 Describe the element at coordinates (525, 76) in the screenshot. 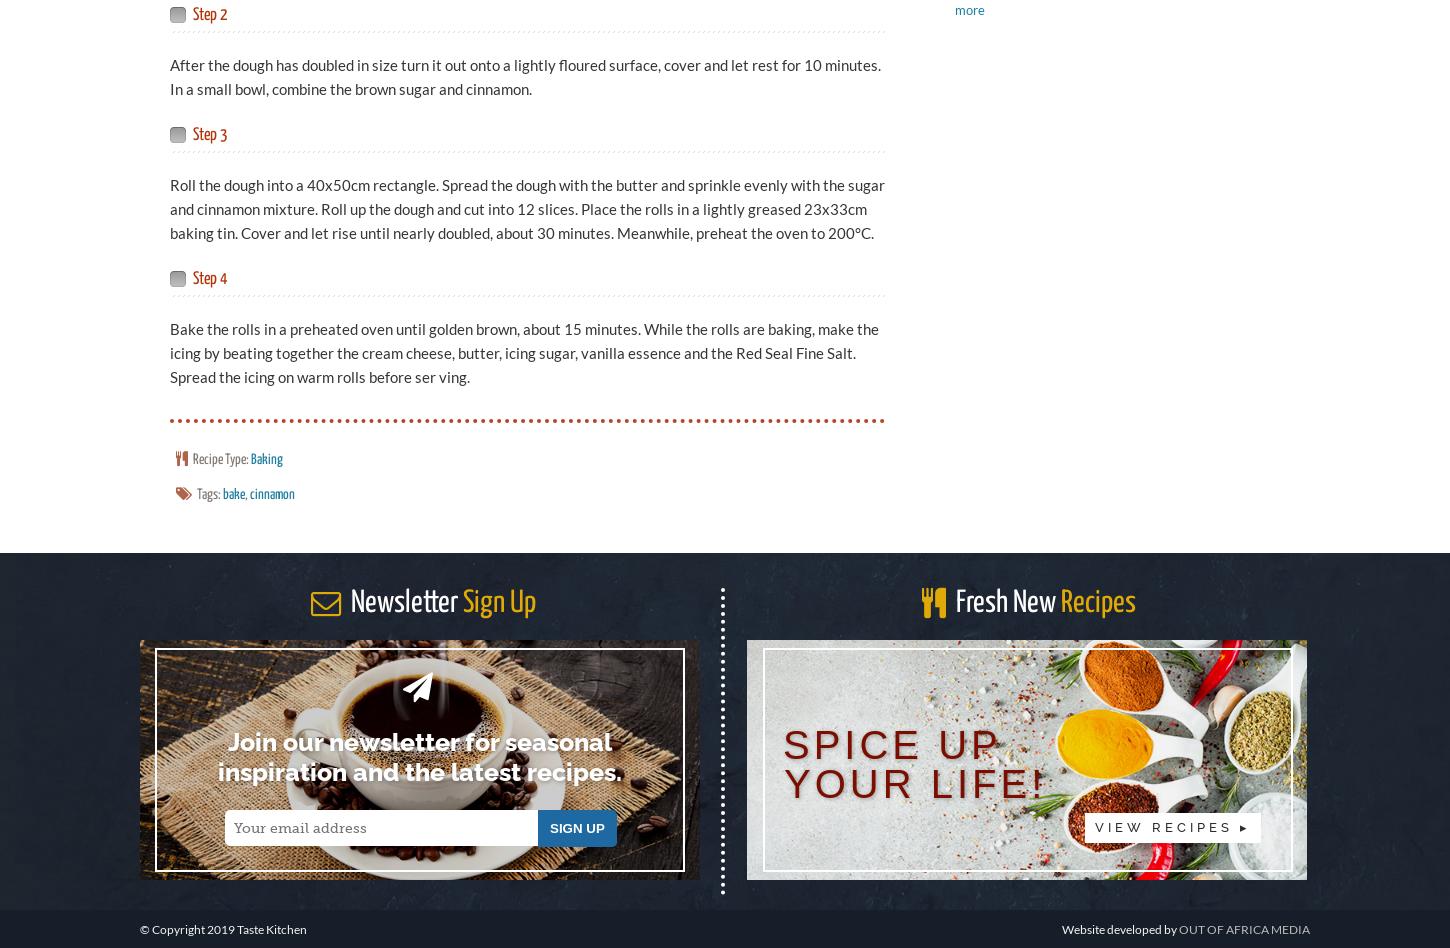

I see `'After the dough has doubled in size turn it out onto a lightly floured surface, cover and let rest for 10 minutes. In a small bowl, combine the brown sugar and cinnamon.'` at that location.